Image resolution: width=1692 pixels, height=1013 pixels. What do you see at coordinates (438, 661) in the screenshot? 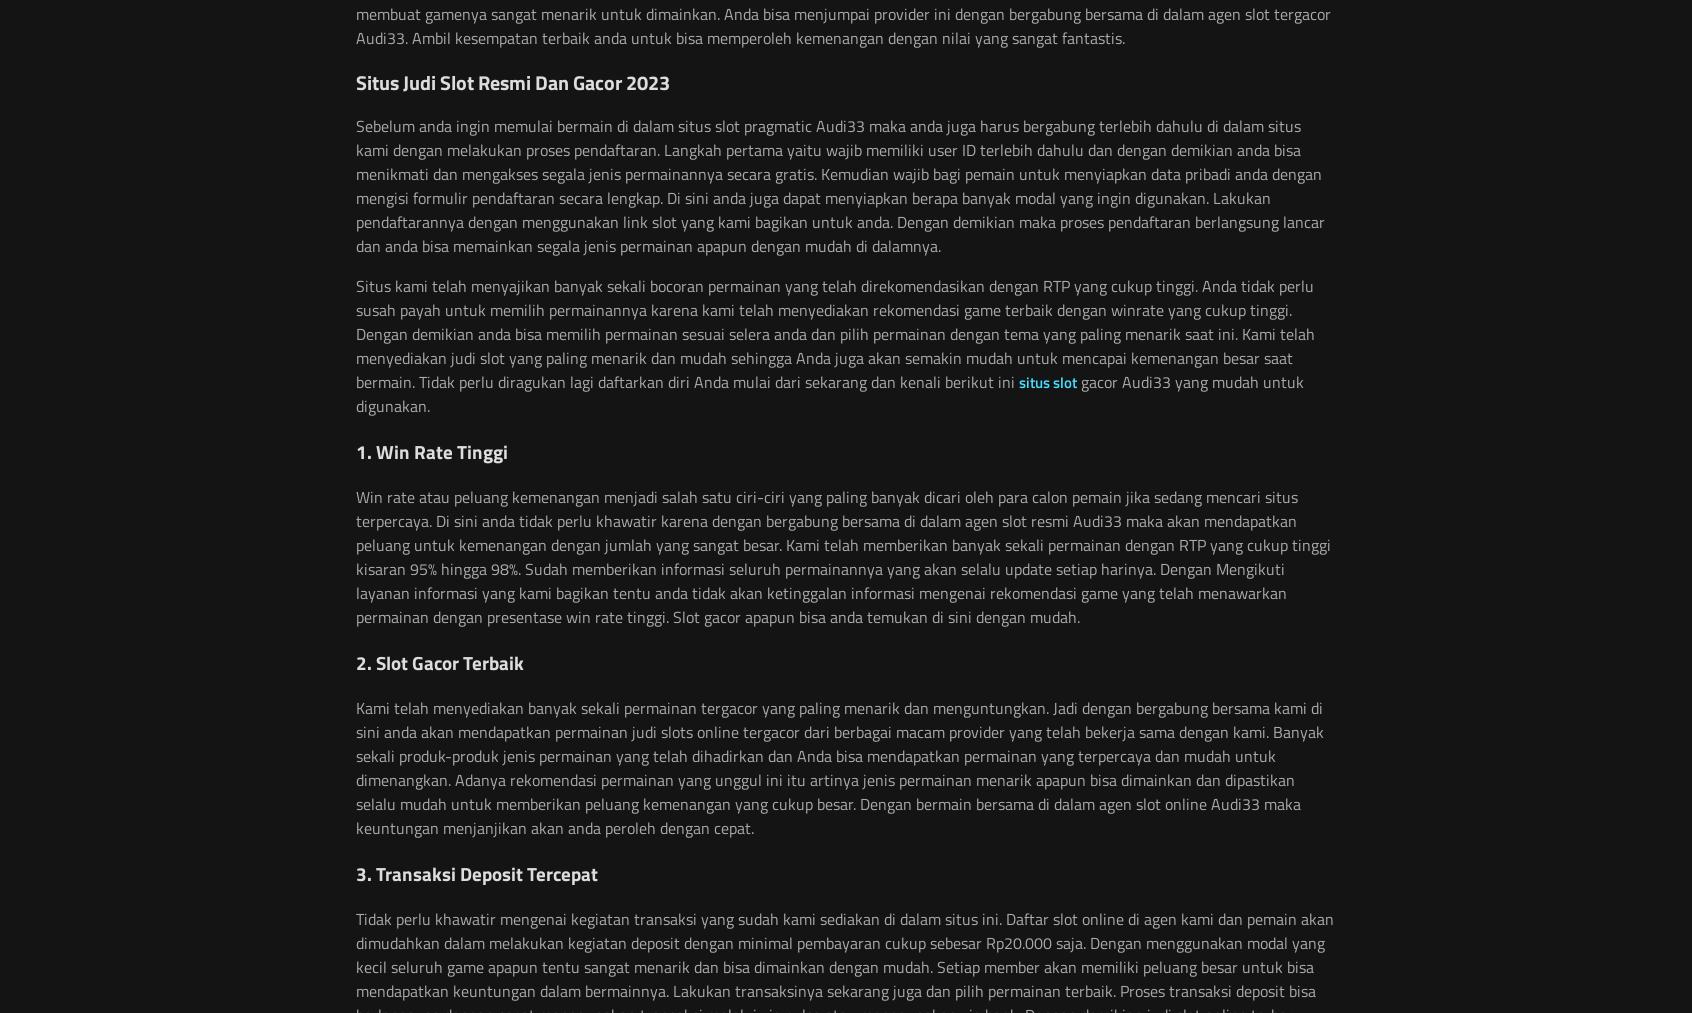
I see `'2. Slot Gacor Terbaik'` at bounding box center [438, 661].